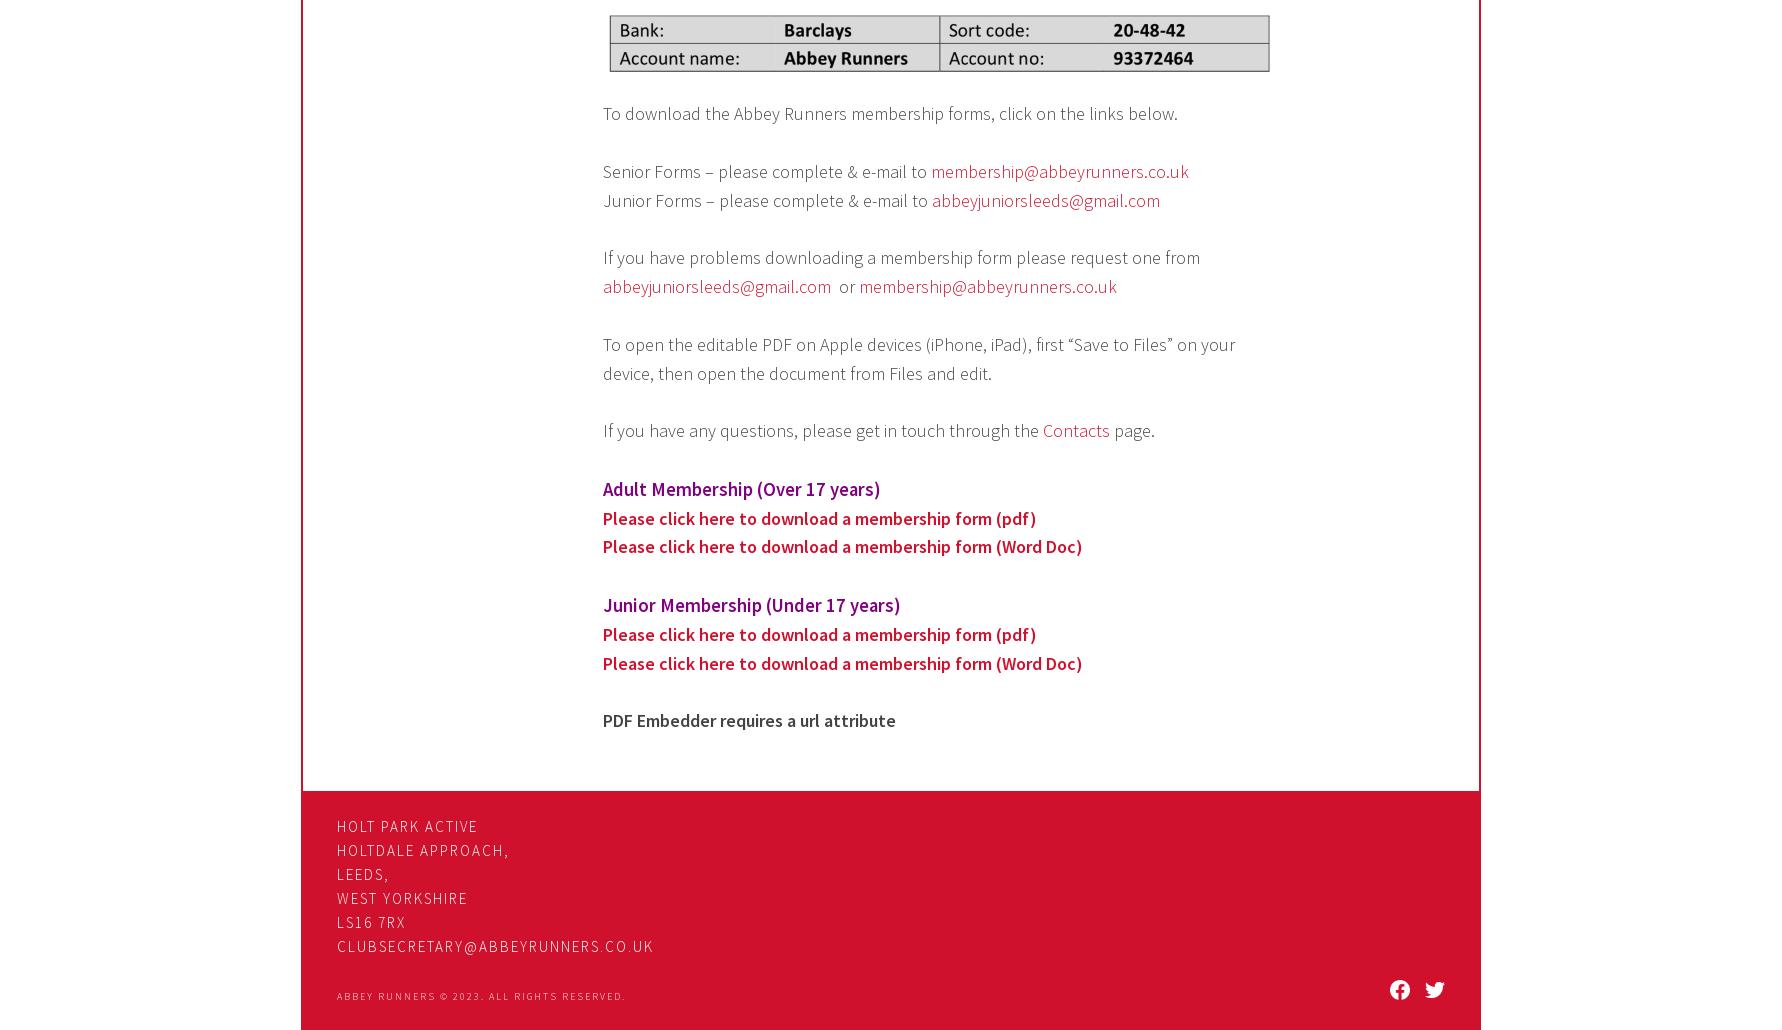 This screenshot has height=1030, width=1782. I want to click on 'Contacts', so click(1076, 429).